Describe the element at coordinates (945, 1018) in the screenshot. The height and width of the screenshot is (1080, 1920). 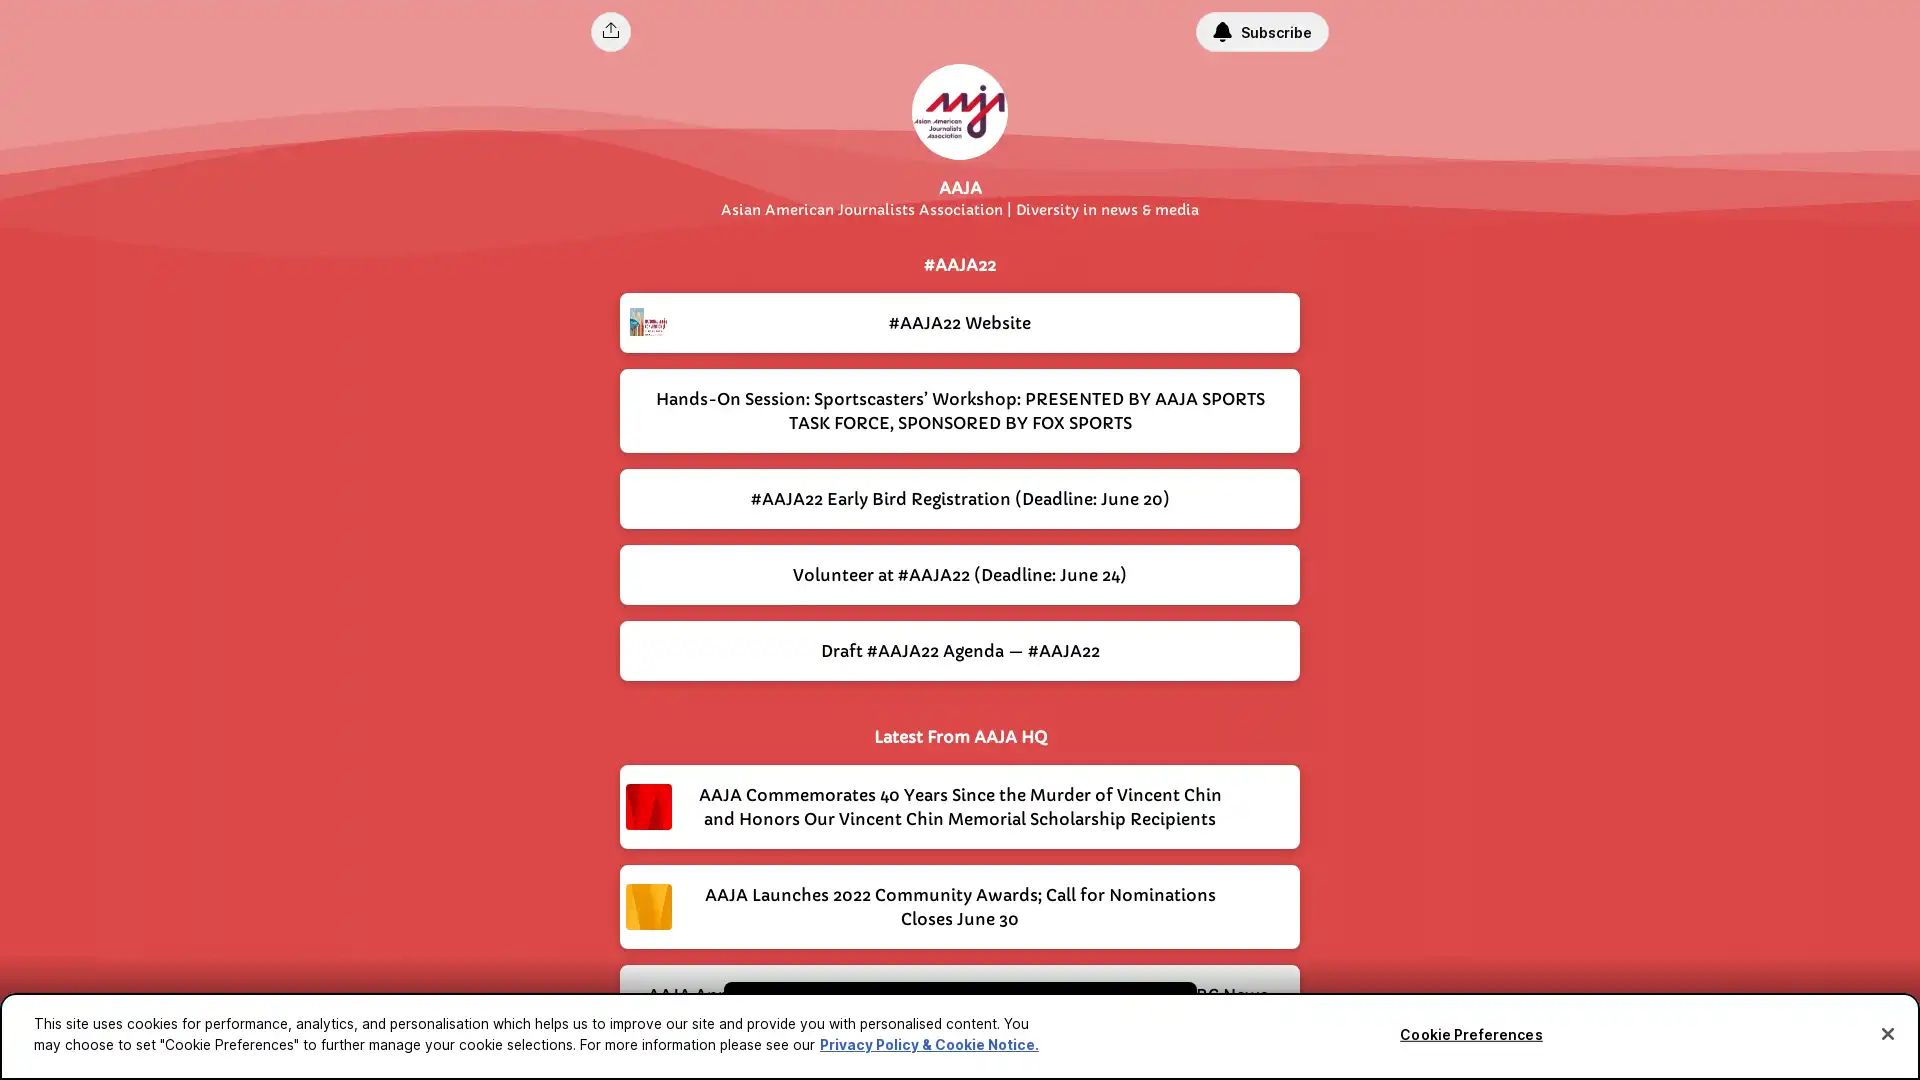
I see `Subscribe to be the first to know about new content.` at that location.